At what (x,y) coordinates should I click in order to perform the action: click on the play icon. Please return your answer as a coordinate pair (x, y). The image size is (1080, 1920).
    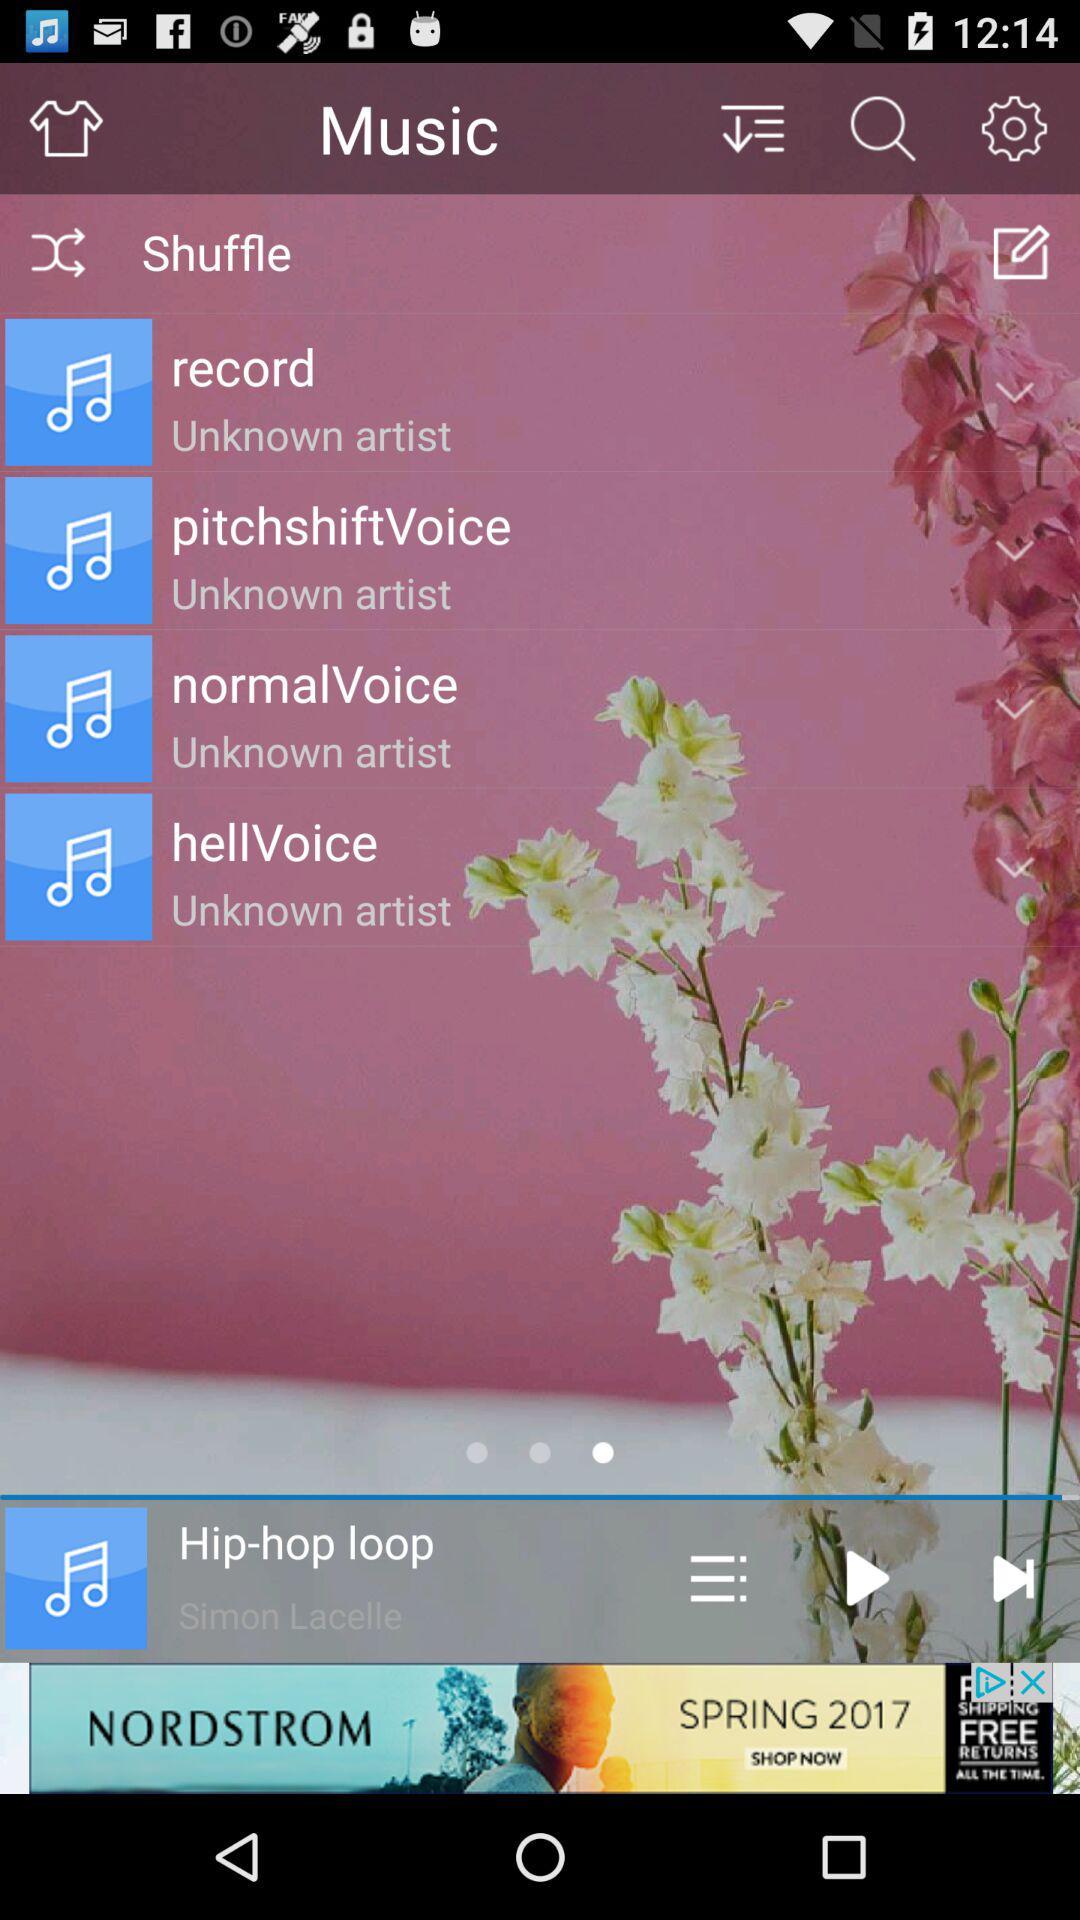
    Looking at the image, I should click on (867, 1688).